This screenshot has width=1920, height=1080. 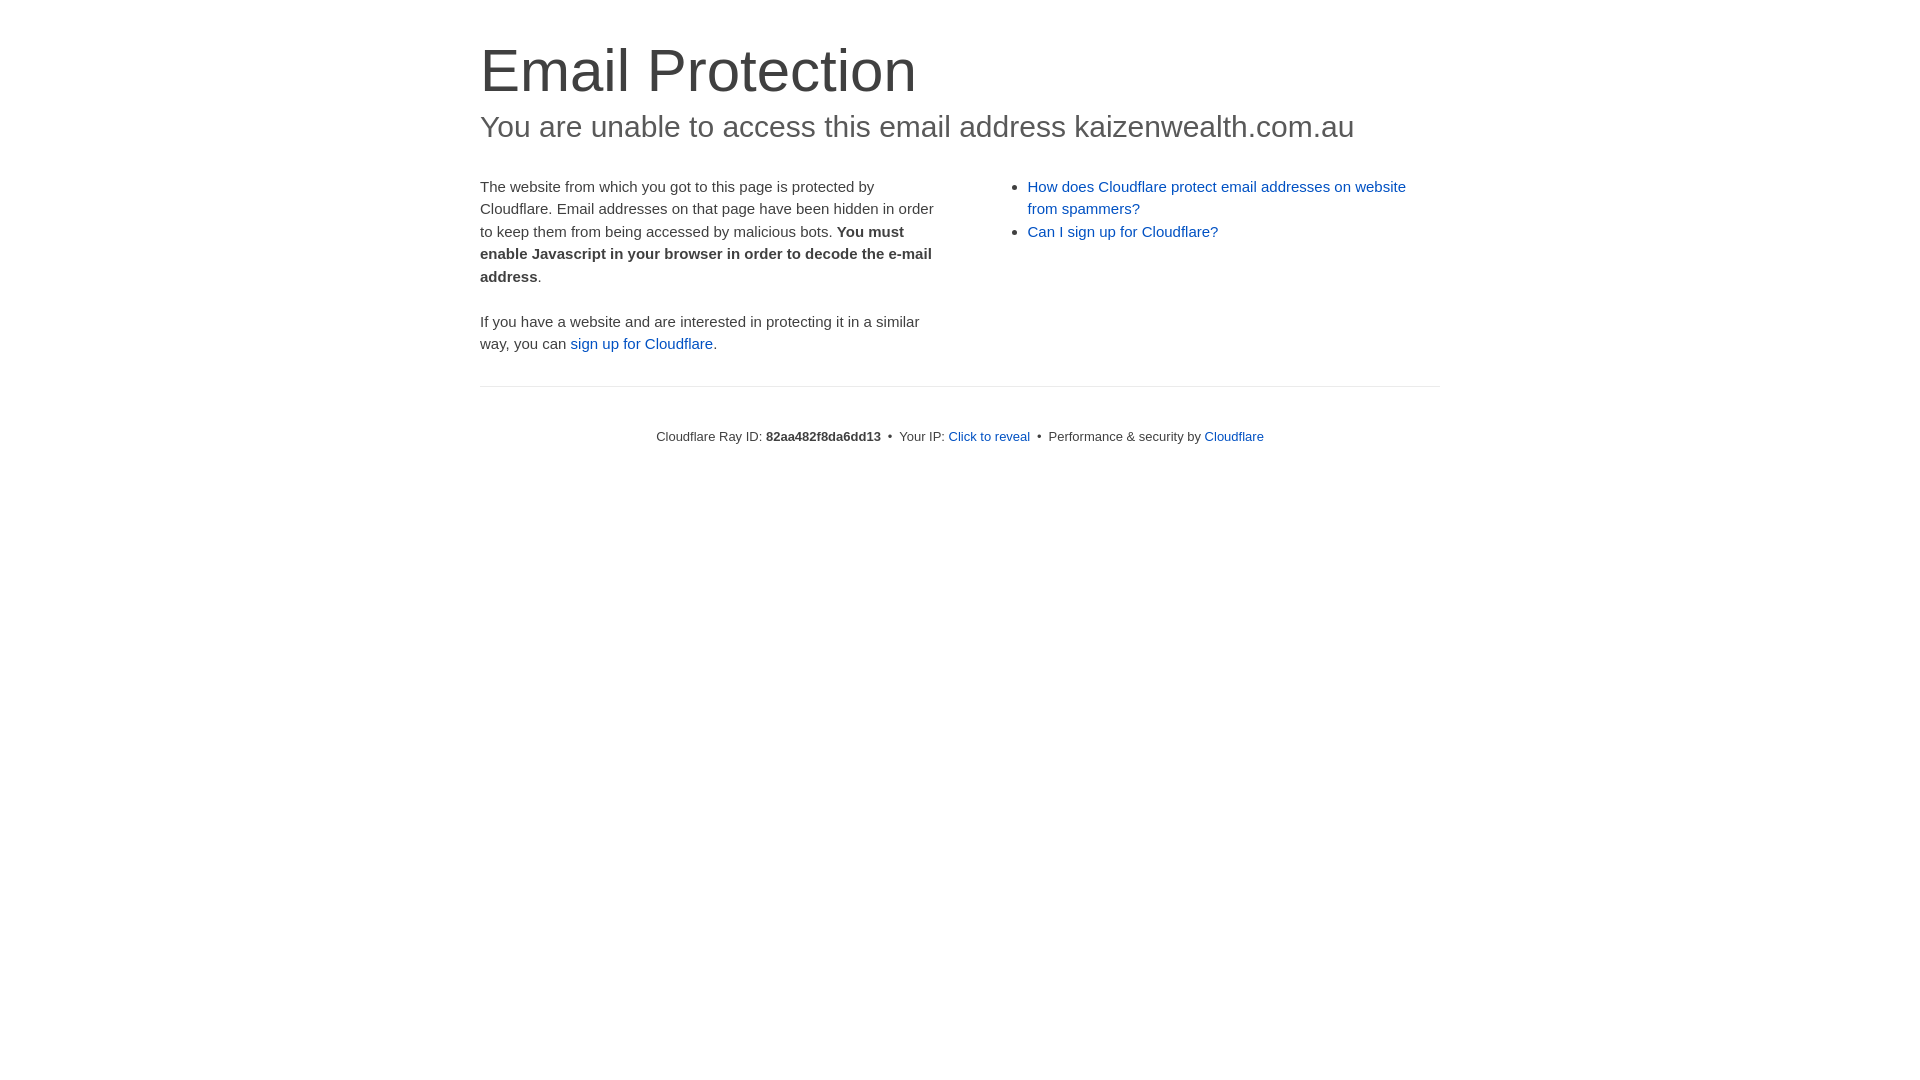 What do you see at coordinates (1233, 435) in the screenshot?
I see `'Cloudflare'` at bounding box center [1233, 435].